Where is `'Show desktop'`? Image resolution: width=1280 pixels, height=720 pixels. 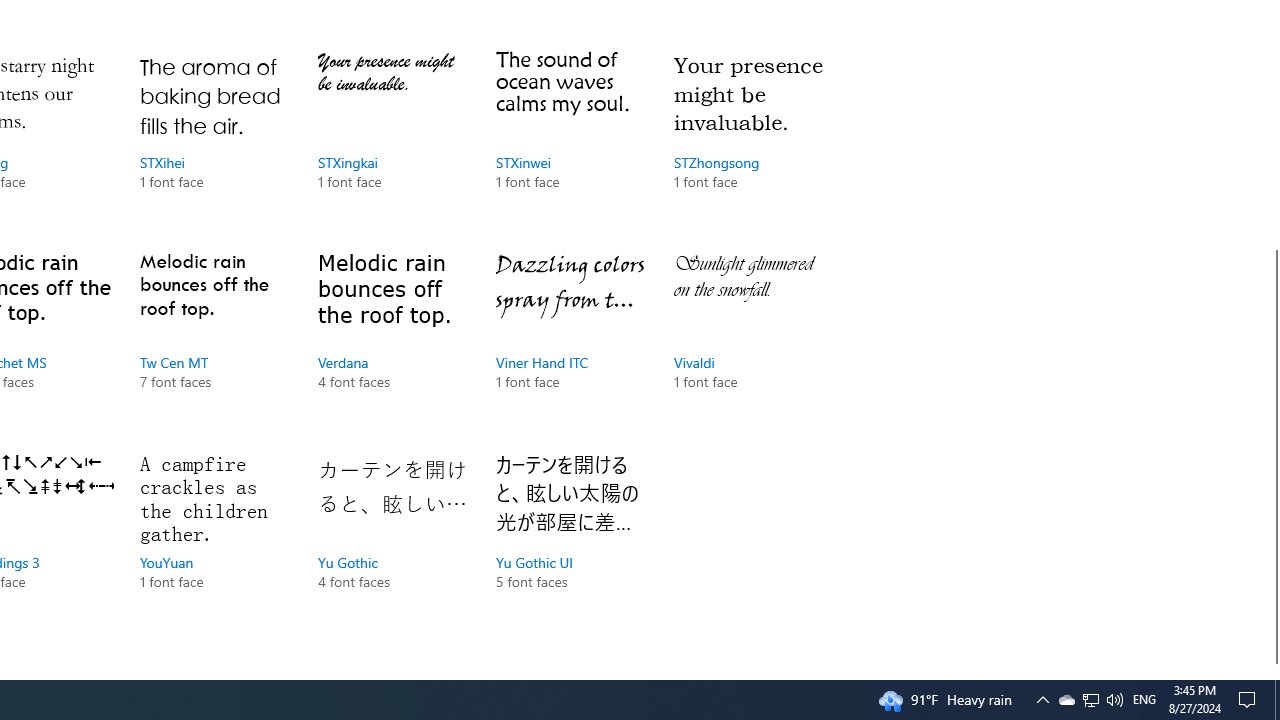 'Show desktop' is located at coordinates (1276, 698).